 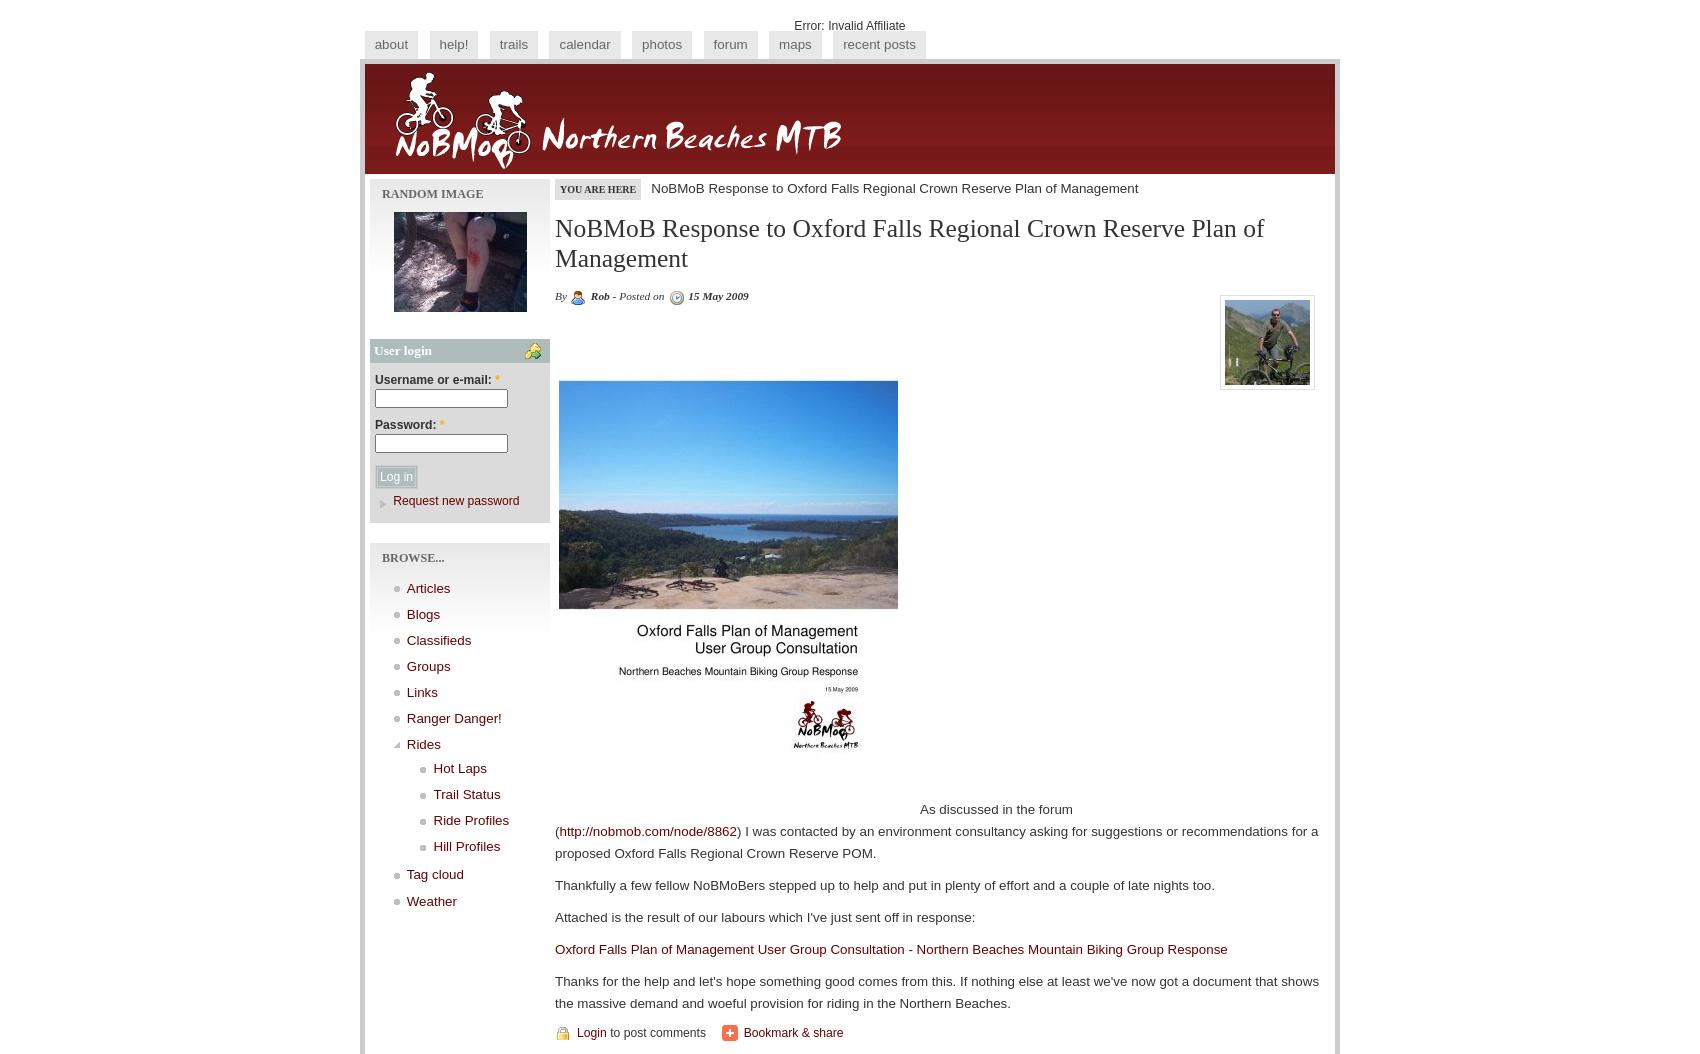 What do you see at coordinates (937, 992) in the screenshot?
I see `'Thanks for the help and let's hope something good comes from this. If nothing else at least we've now got a document that shows the massive demand and woeful provision for riding in the Northern Beaches.'` at bounding box center [937, 992].